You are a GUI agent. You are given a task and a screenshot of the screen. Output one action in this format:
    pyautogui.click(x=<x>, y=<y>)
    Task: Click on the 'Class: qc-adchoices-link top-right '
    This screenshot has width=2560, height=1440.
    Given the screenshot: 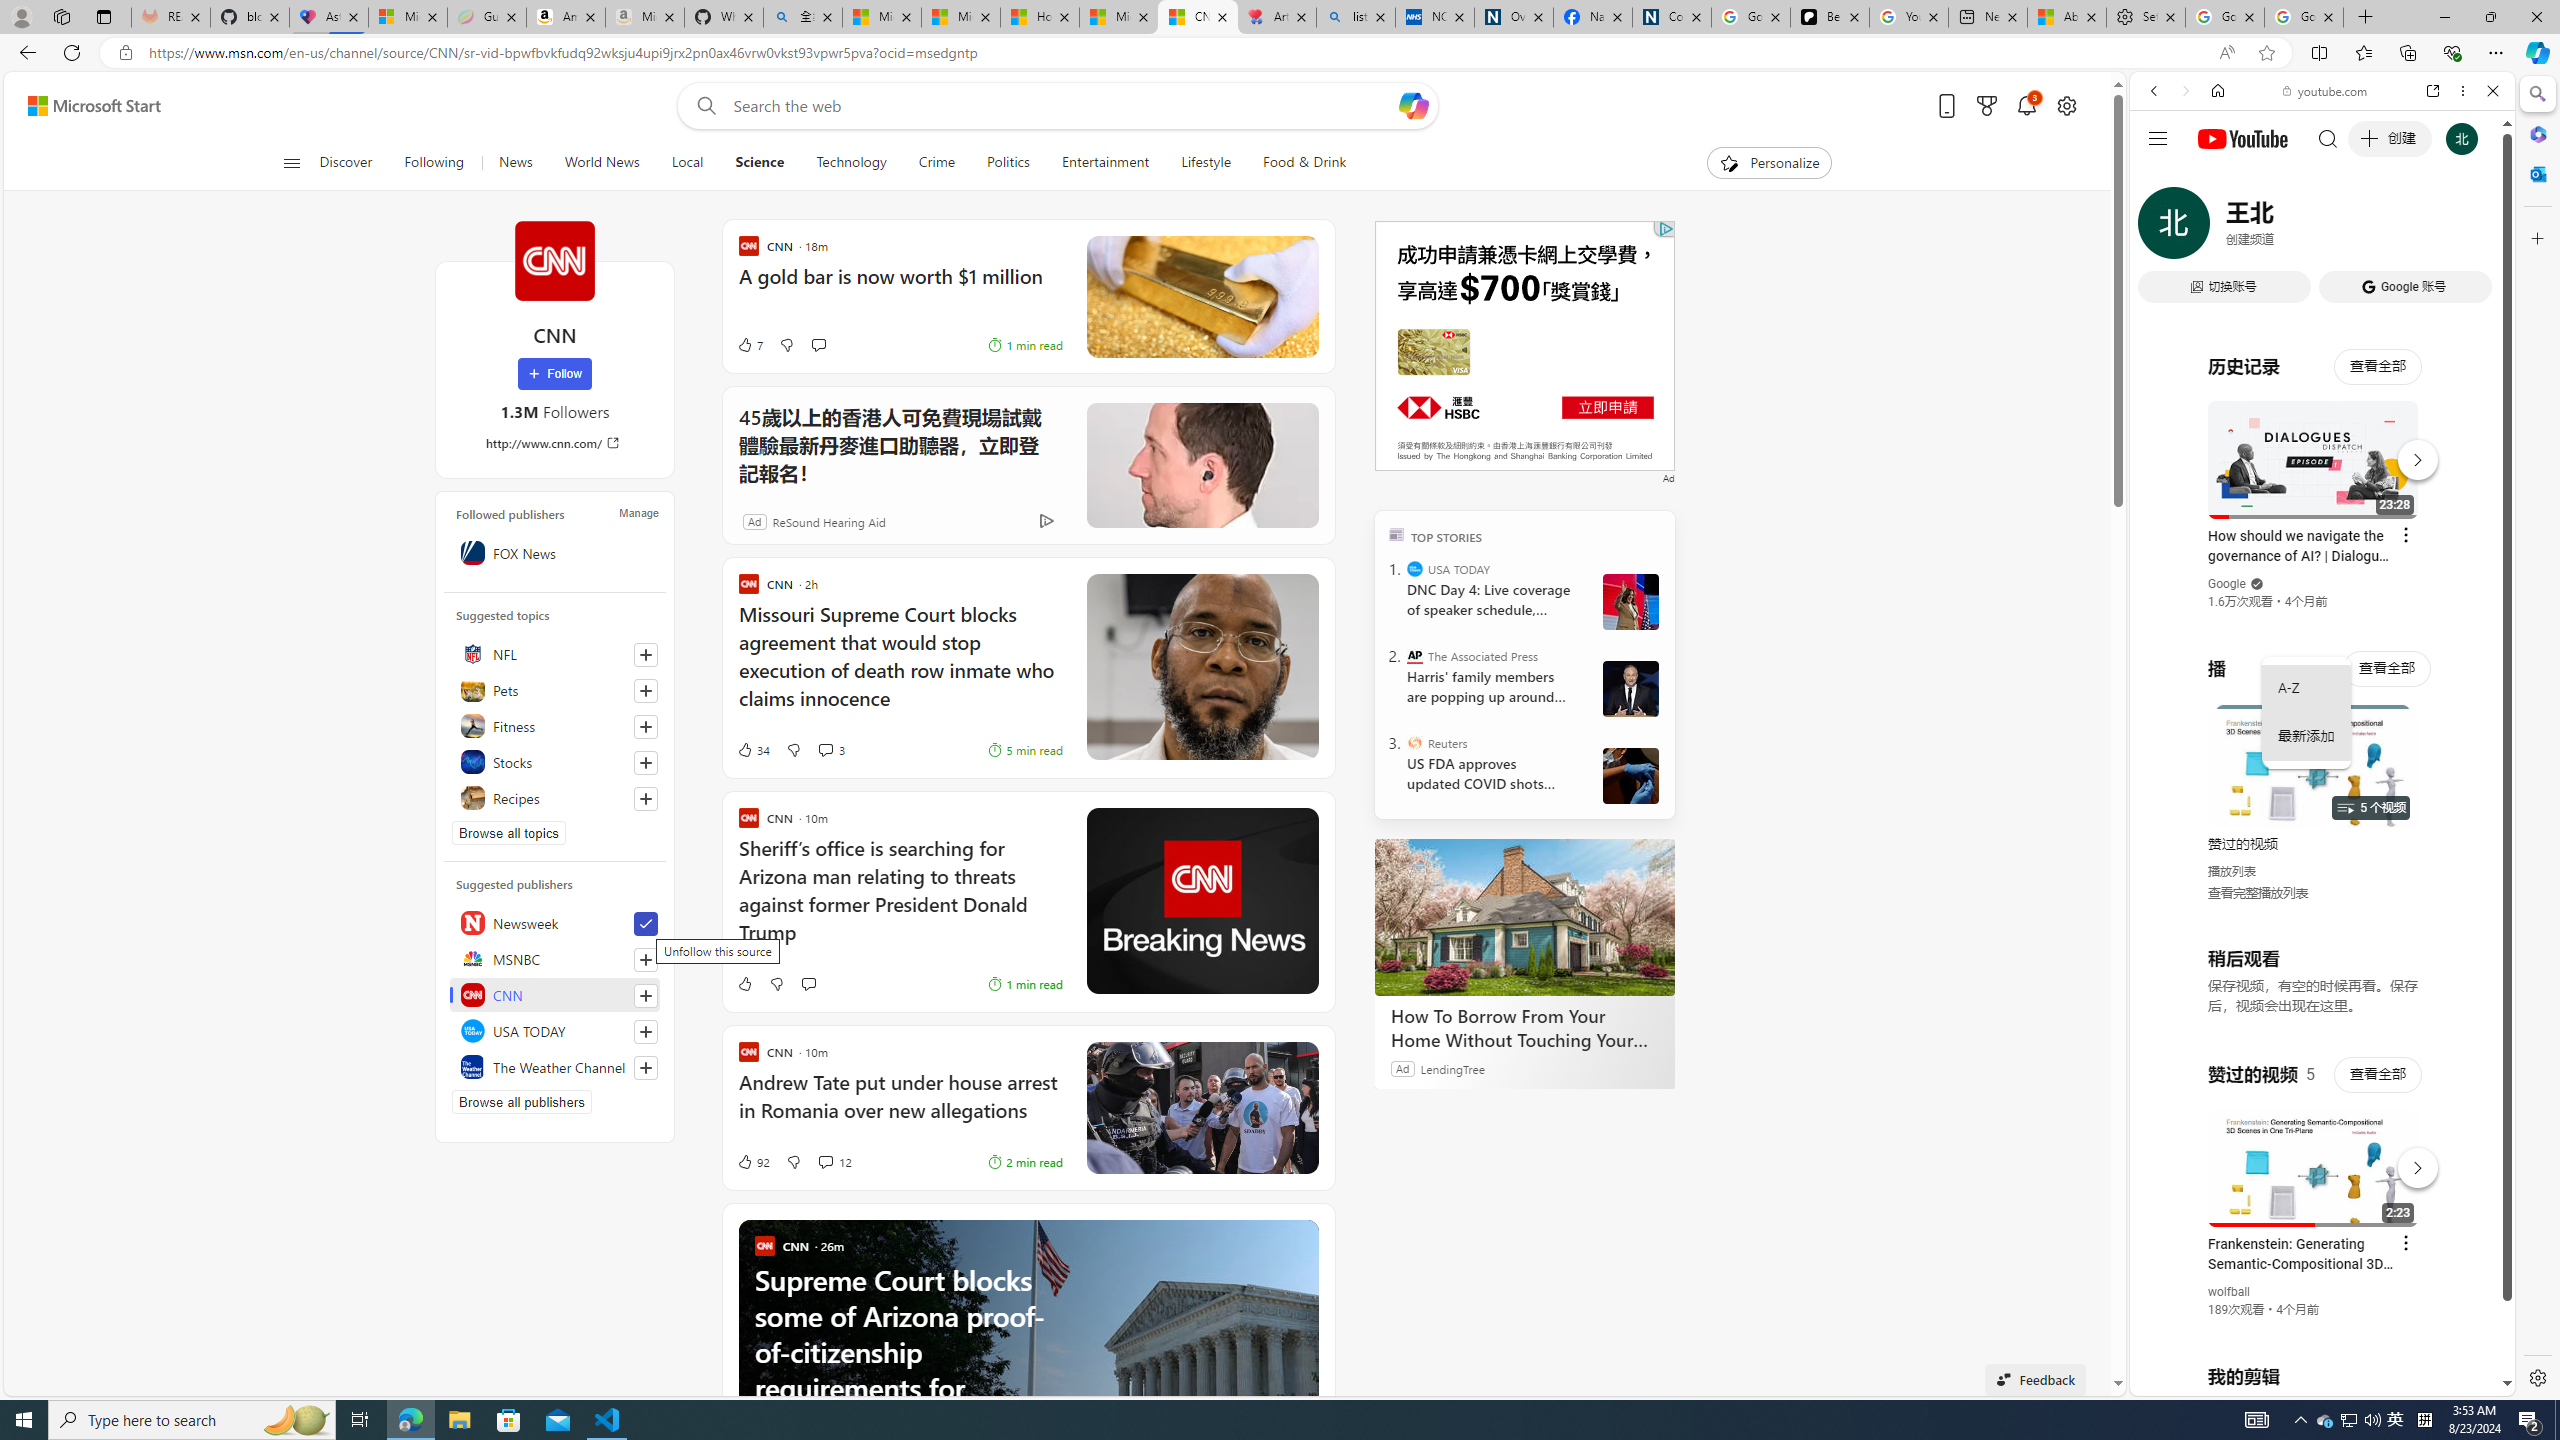 What is the action you would take?
    pyautogui.click(x=1663, y=227)
    